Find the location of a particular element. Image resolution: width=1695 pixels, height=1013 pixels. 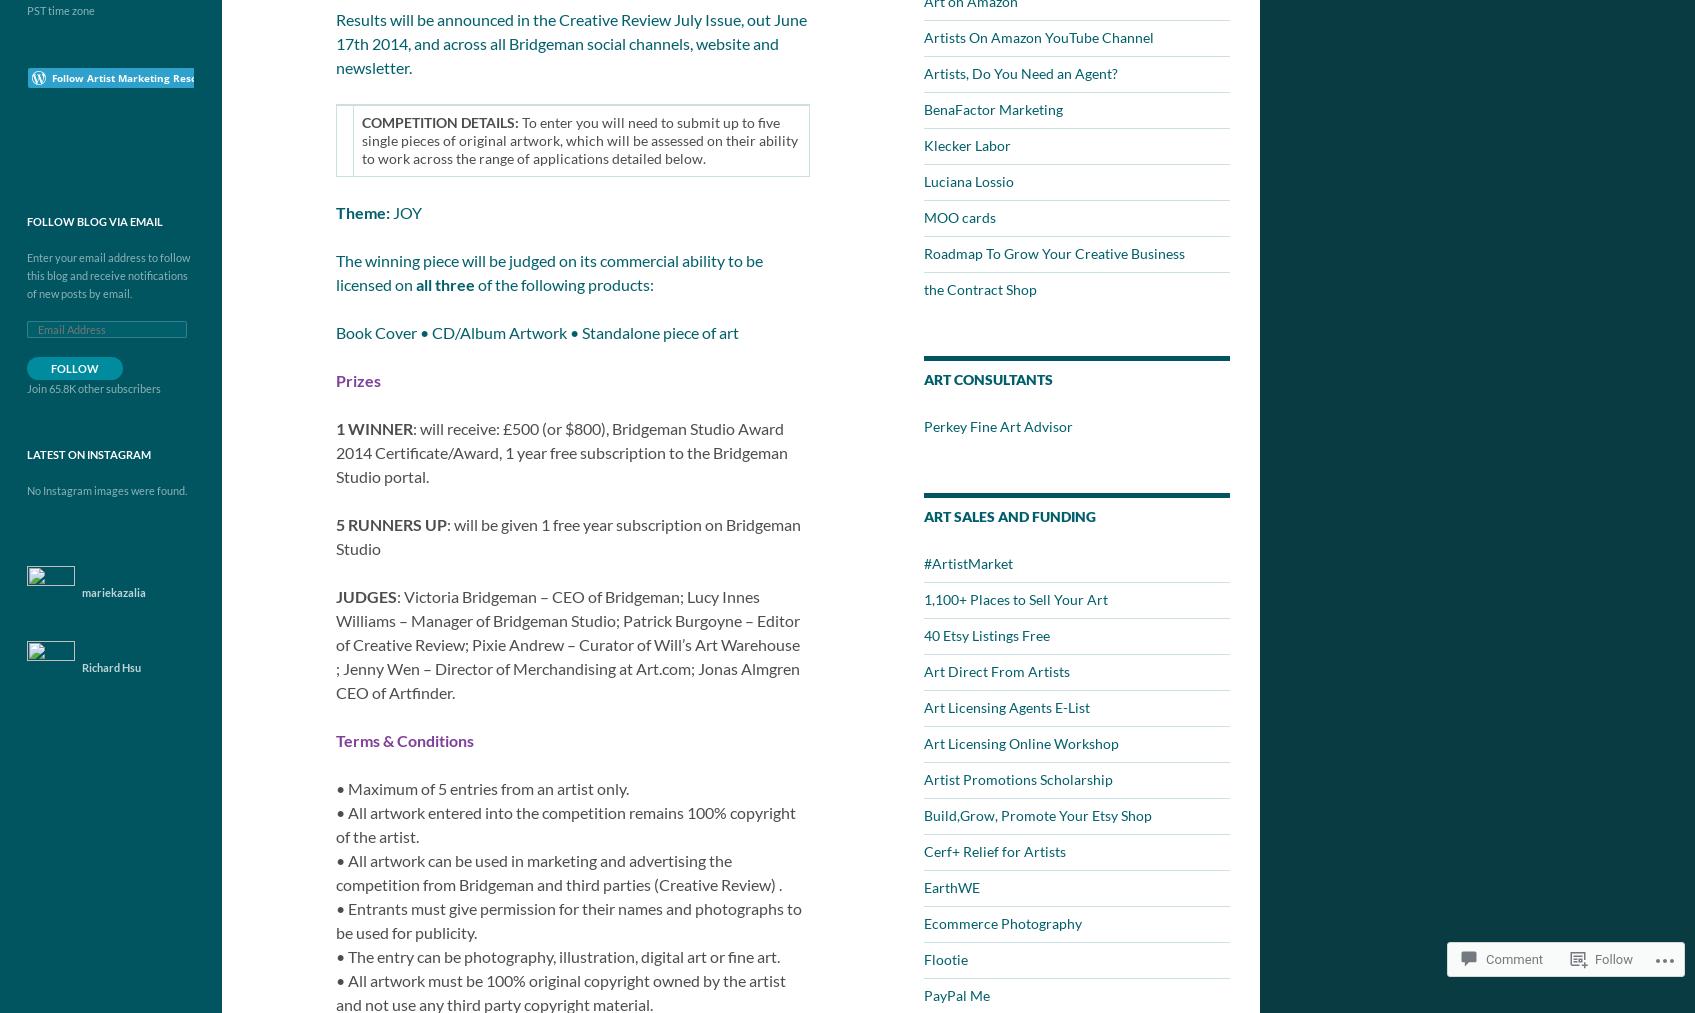

'Artists, Do You Need an Agent?' is located at coordinates (1020, 72).